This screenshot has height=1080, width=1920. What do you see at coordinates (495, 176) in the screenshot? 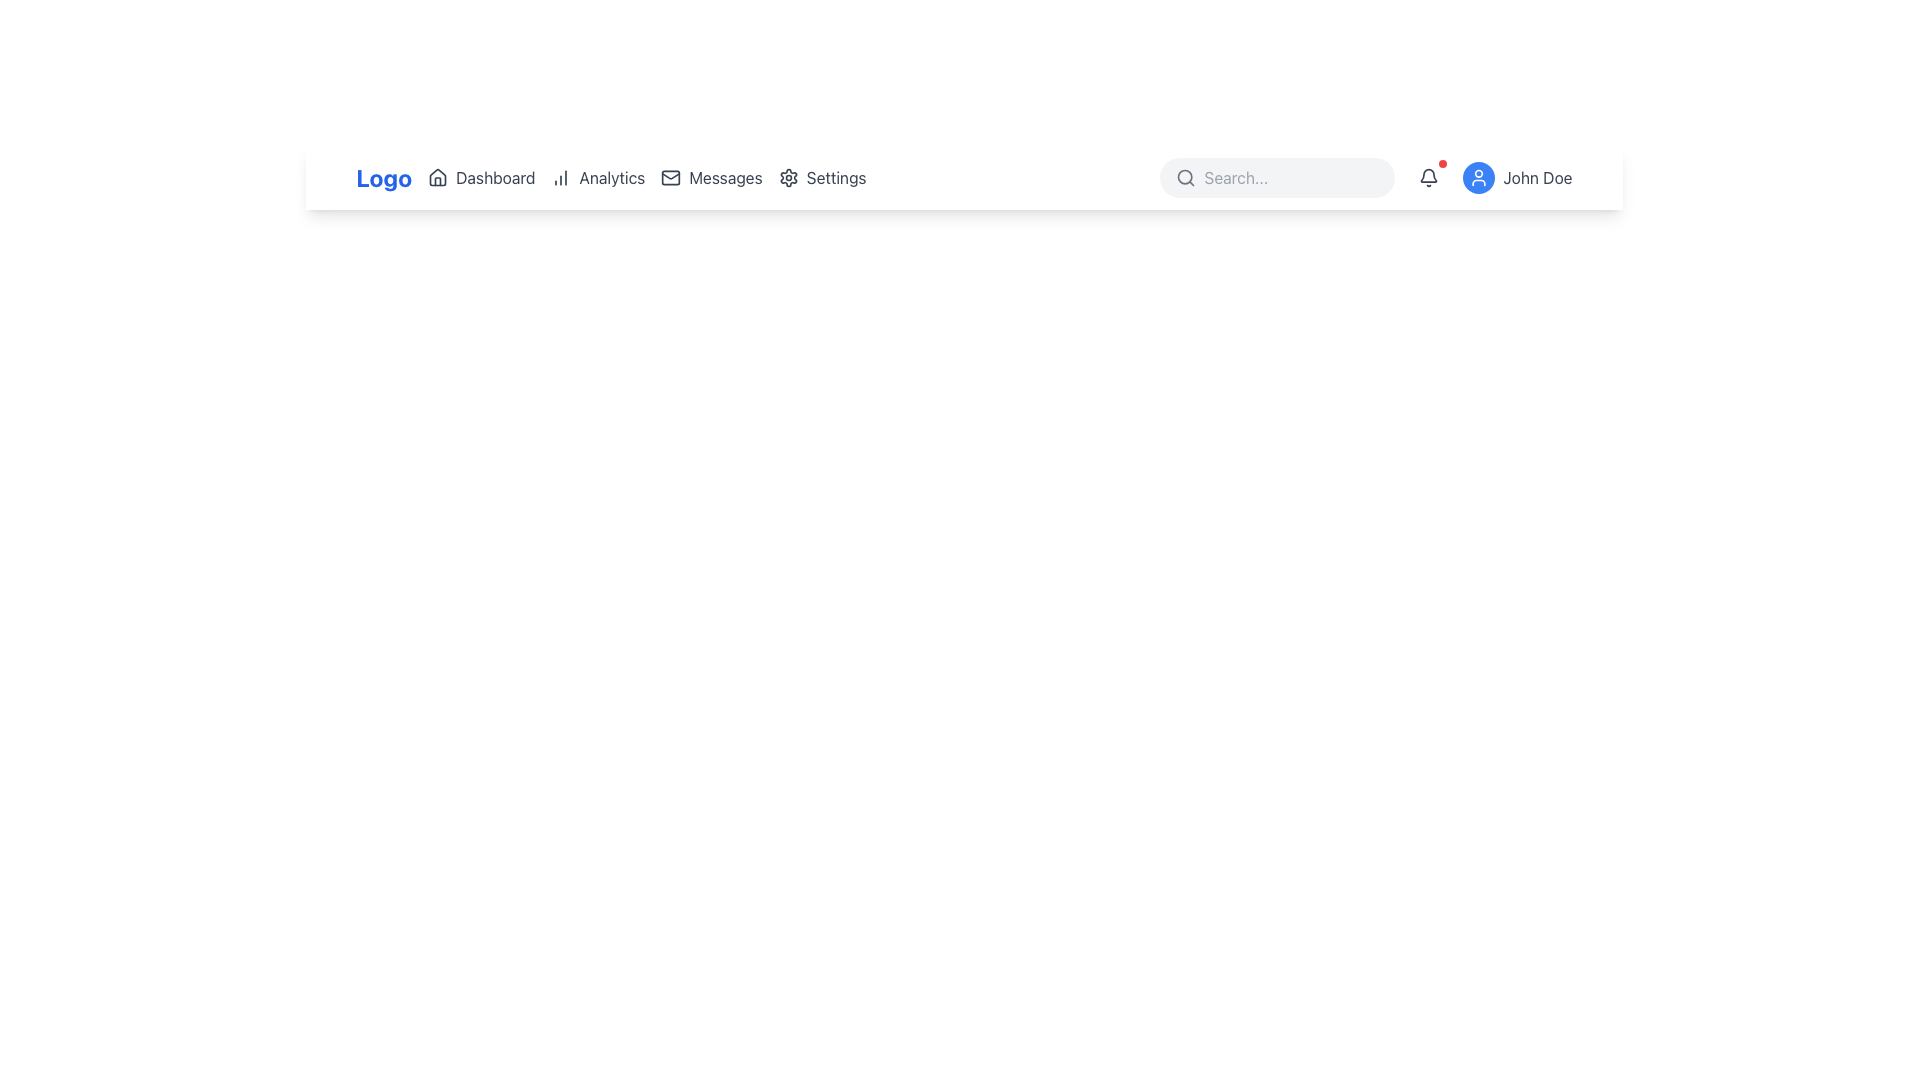
I see `the text label within the navigation link that serves as a link to the dashboard section of the application` at bounding box center [495, 176].